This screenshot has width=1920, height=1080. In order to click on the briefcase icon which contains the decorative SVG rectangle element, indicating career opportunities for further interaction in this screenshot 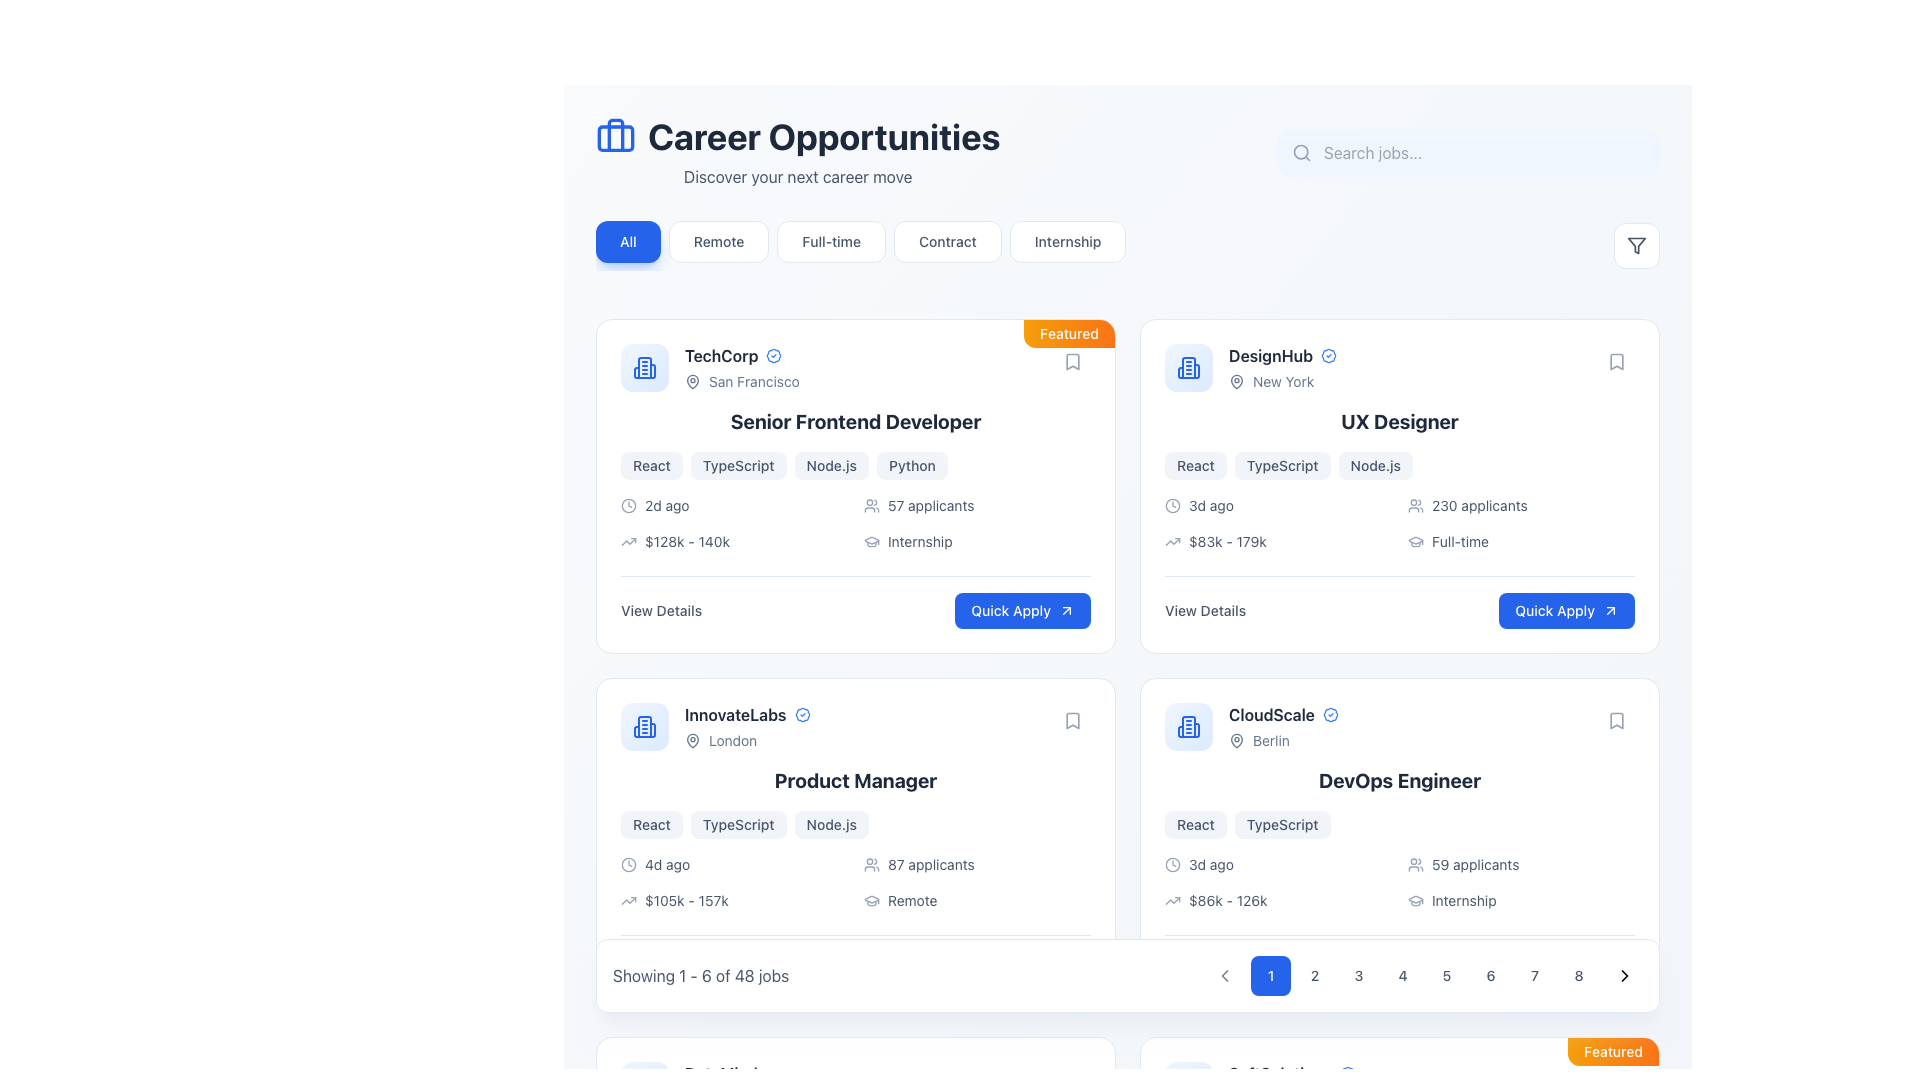, I will do `click(614, 137)`.